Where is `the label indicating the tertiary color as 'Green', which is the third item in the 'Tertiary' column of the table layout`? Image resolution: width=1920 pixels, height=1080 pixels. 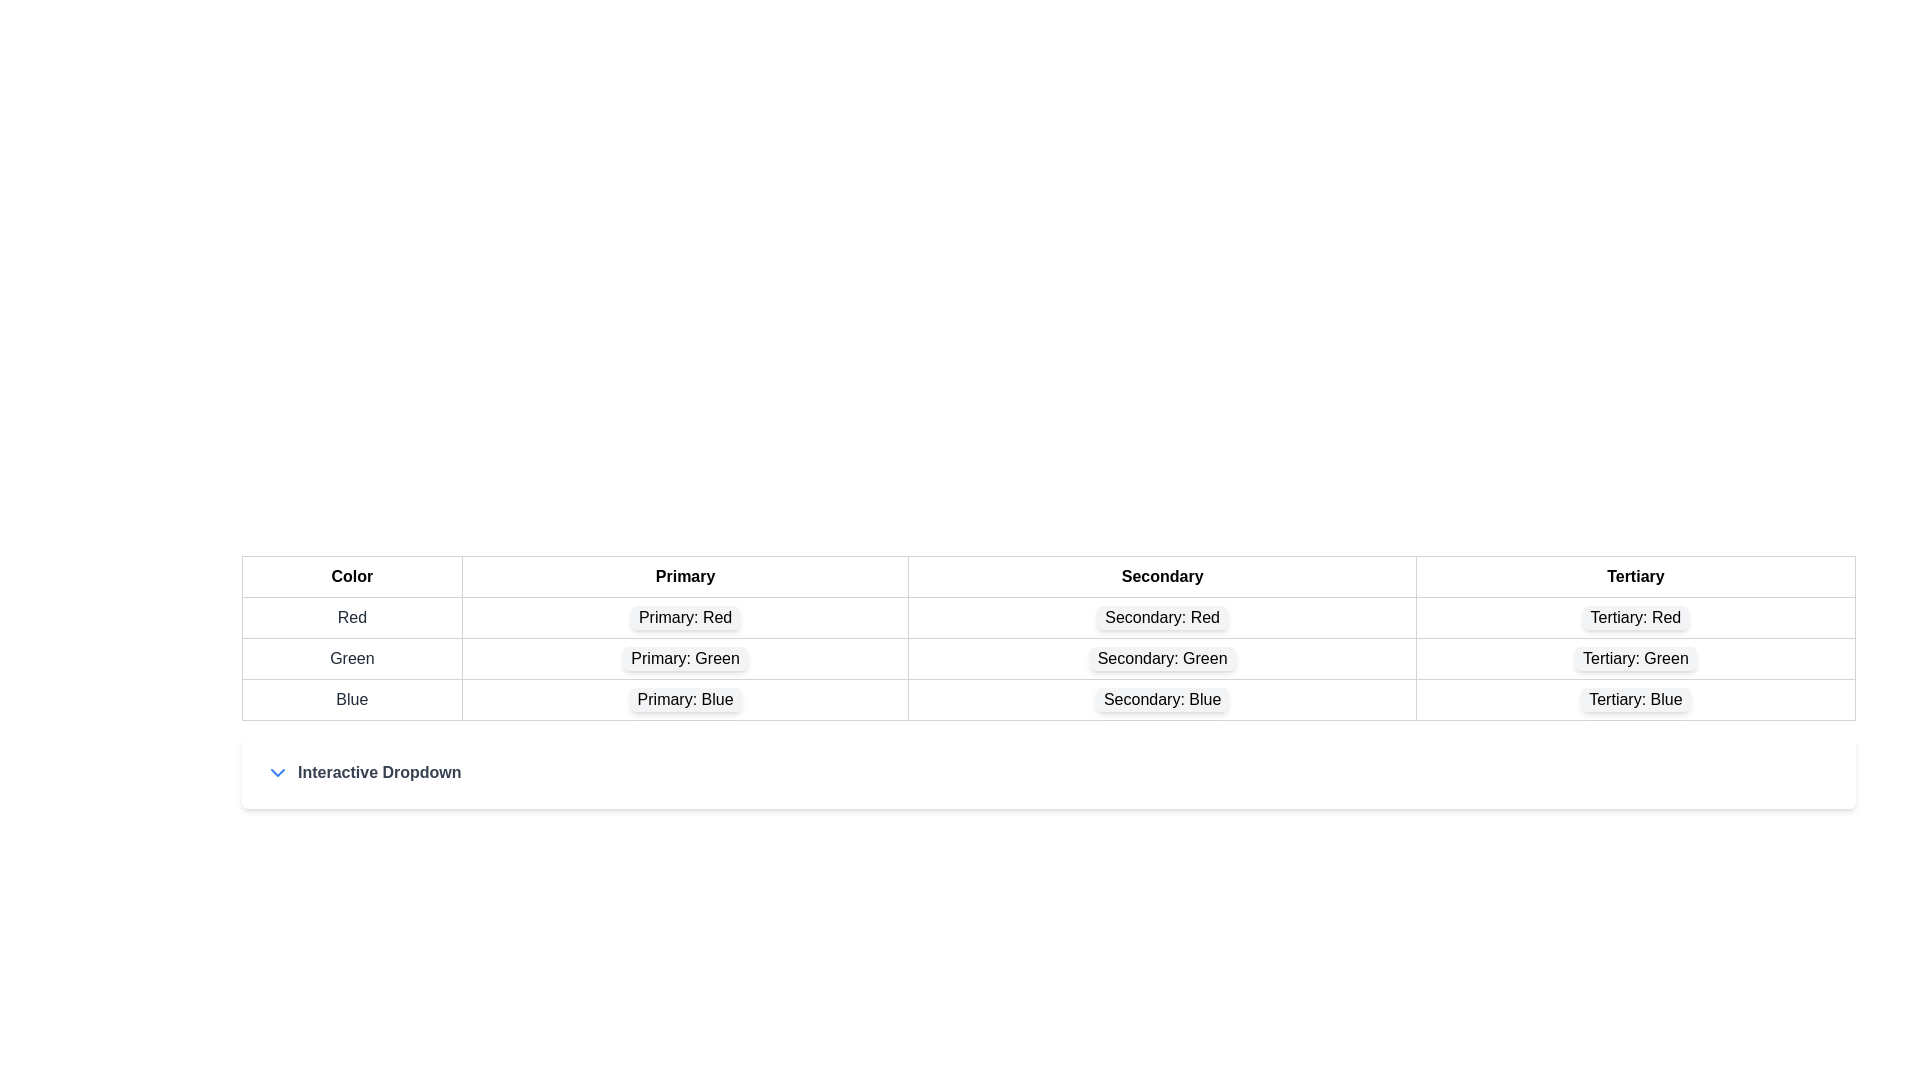
the label indicating the tertiary color as 'Green', which is the third item in the 'Tertiary' column of the table layout is located at coordinates (1635, 659).